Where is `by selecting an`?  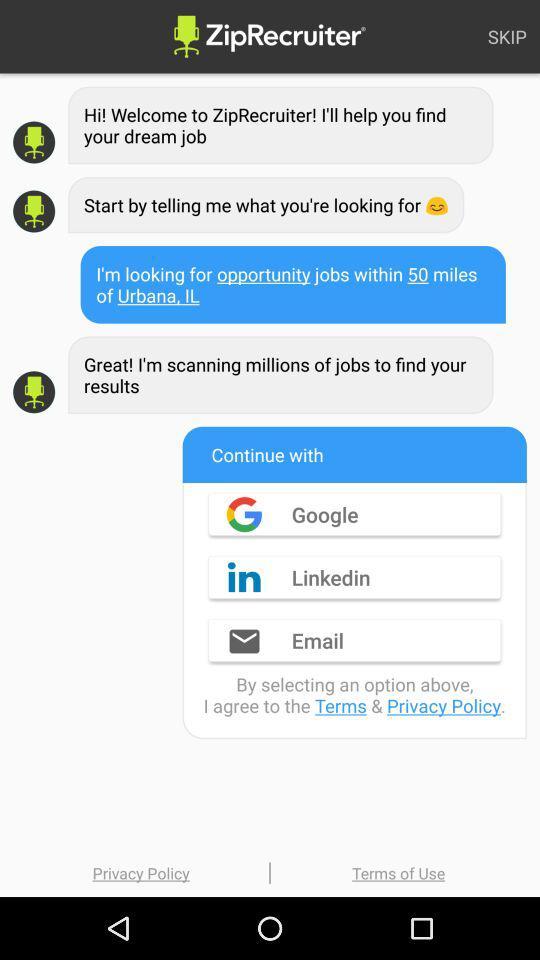 by selecting an is located at coordinates (353, 695).